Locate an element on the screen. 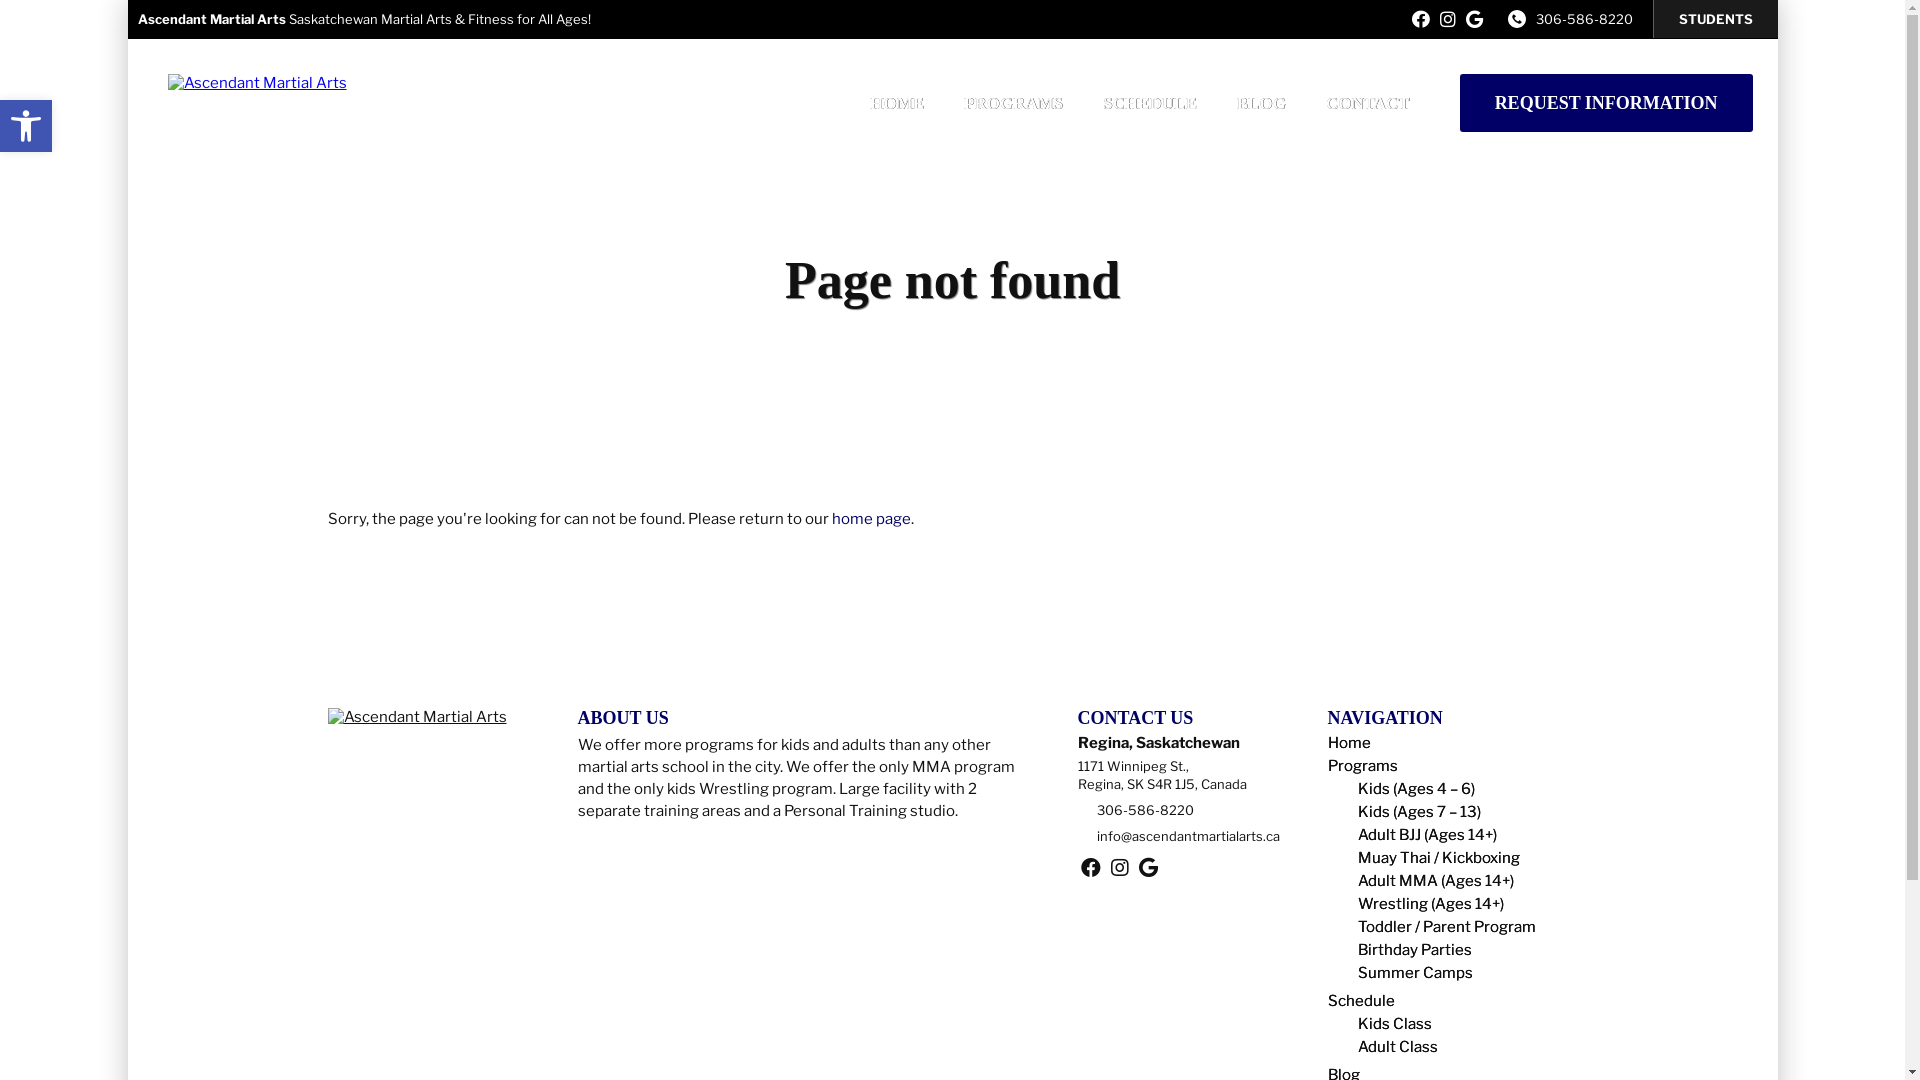  'Summer Camps' is located at coordinates (1414, 971).